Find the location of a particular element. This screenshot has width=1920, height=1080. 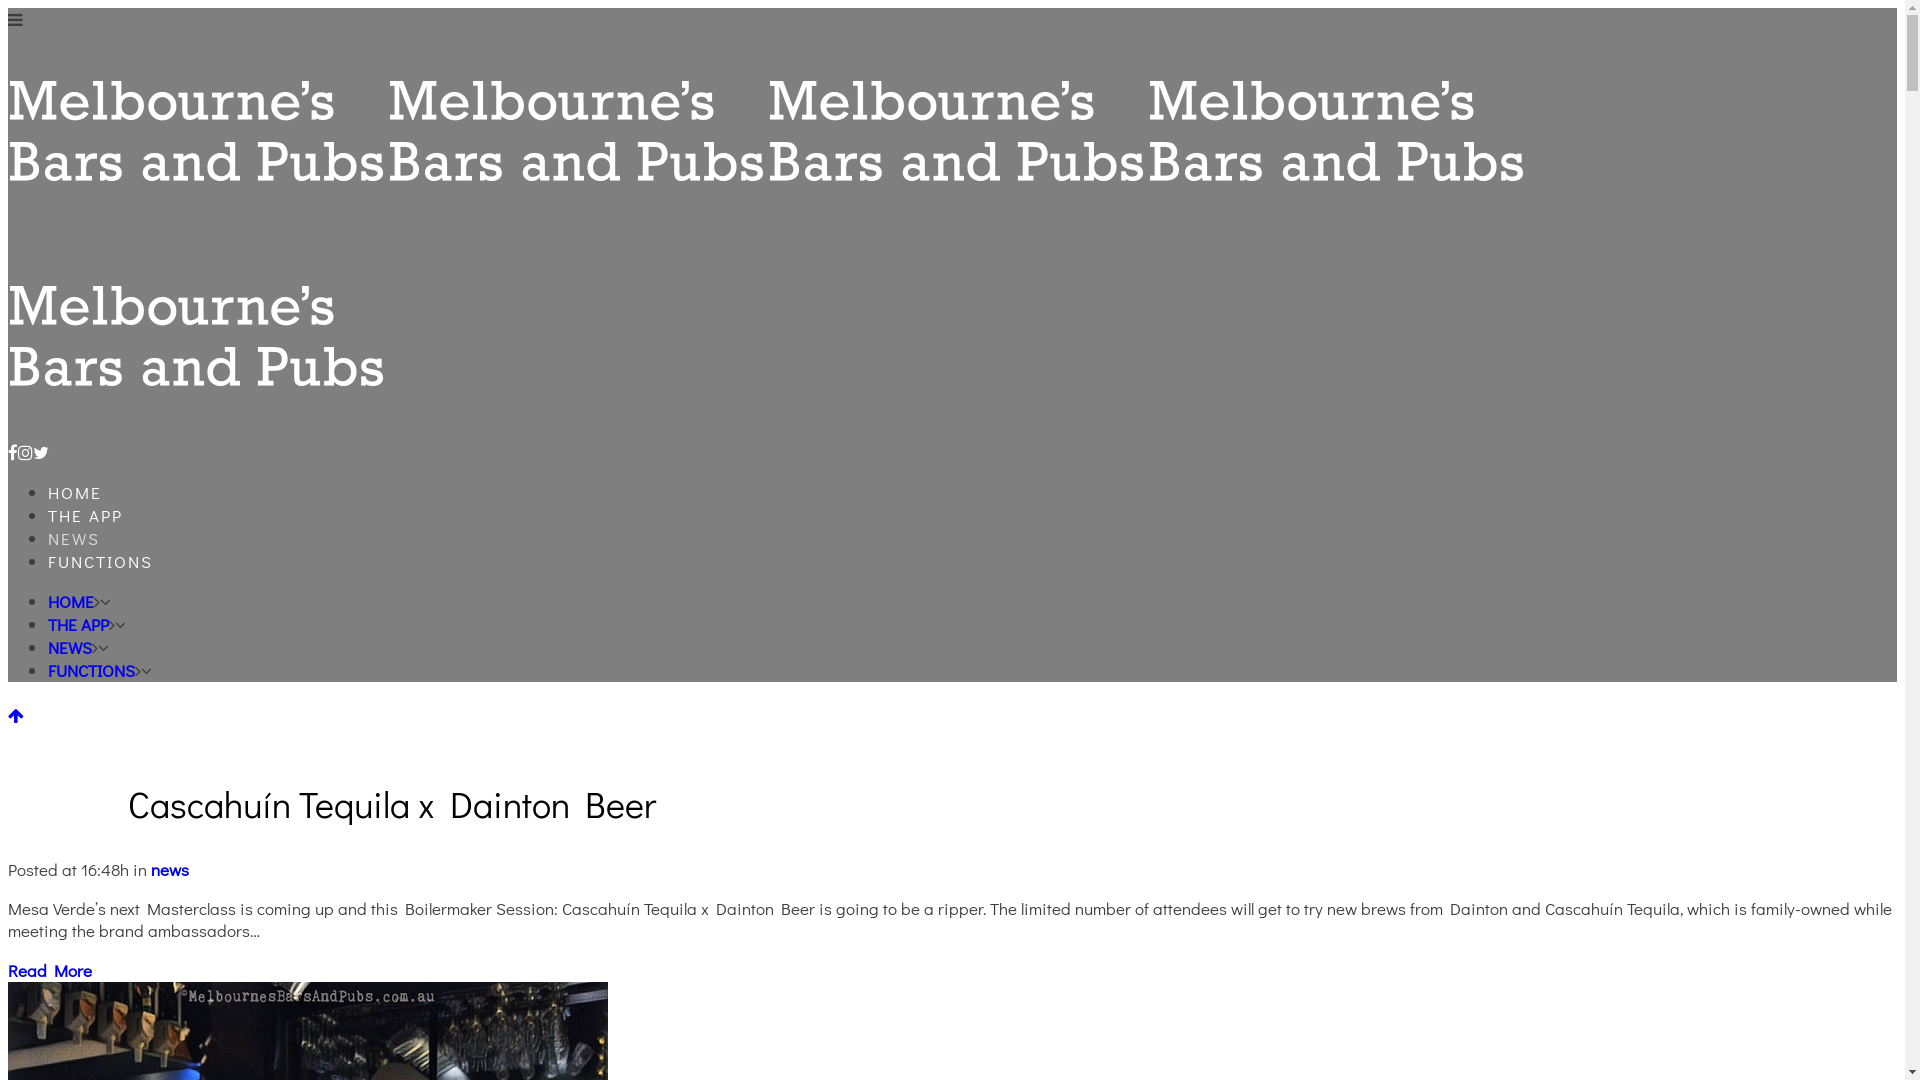

'THE APP' is located at coordinates (84, 514).